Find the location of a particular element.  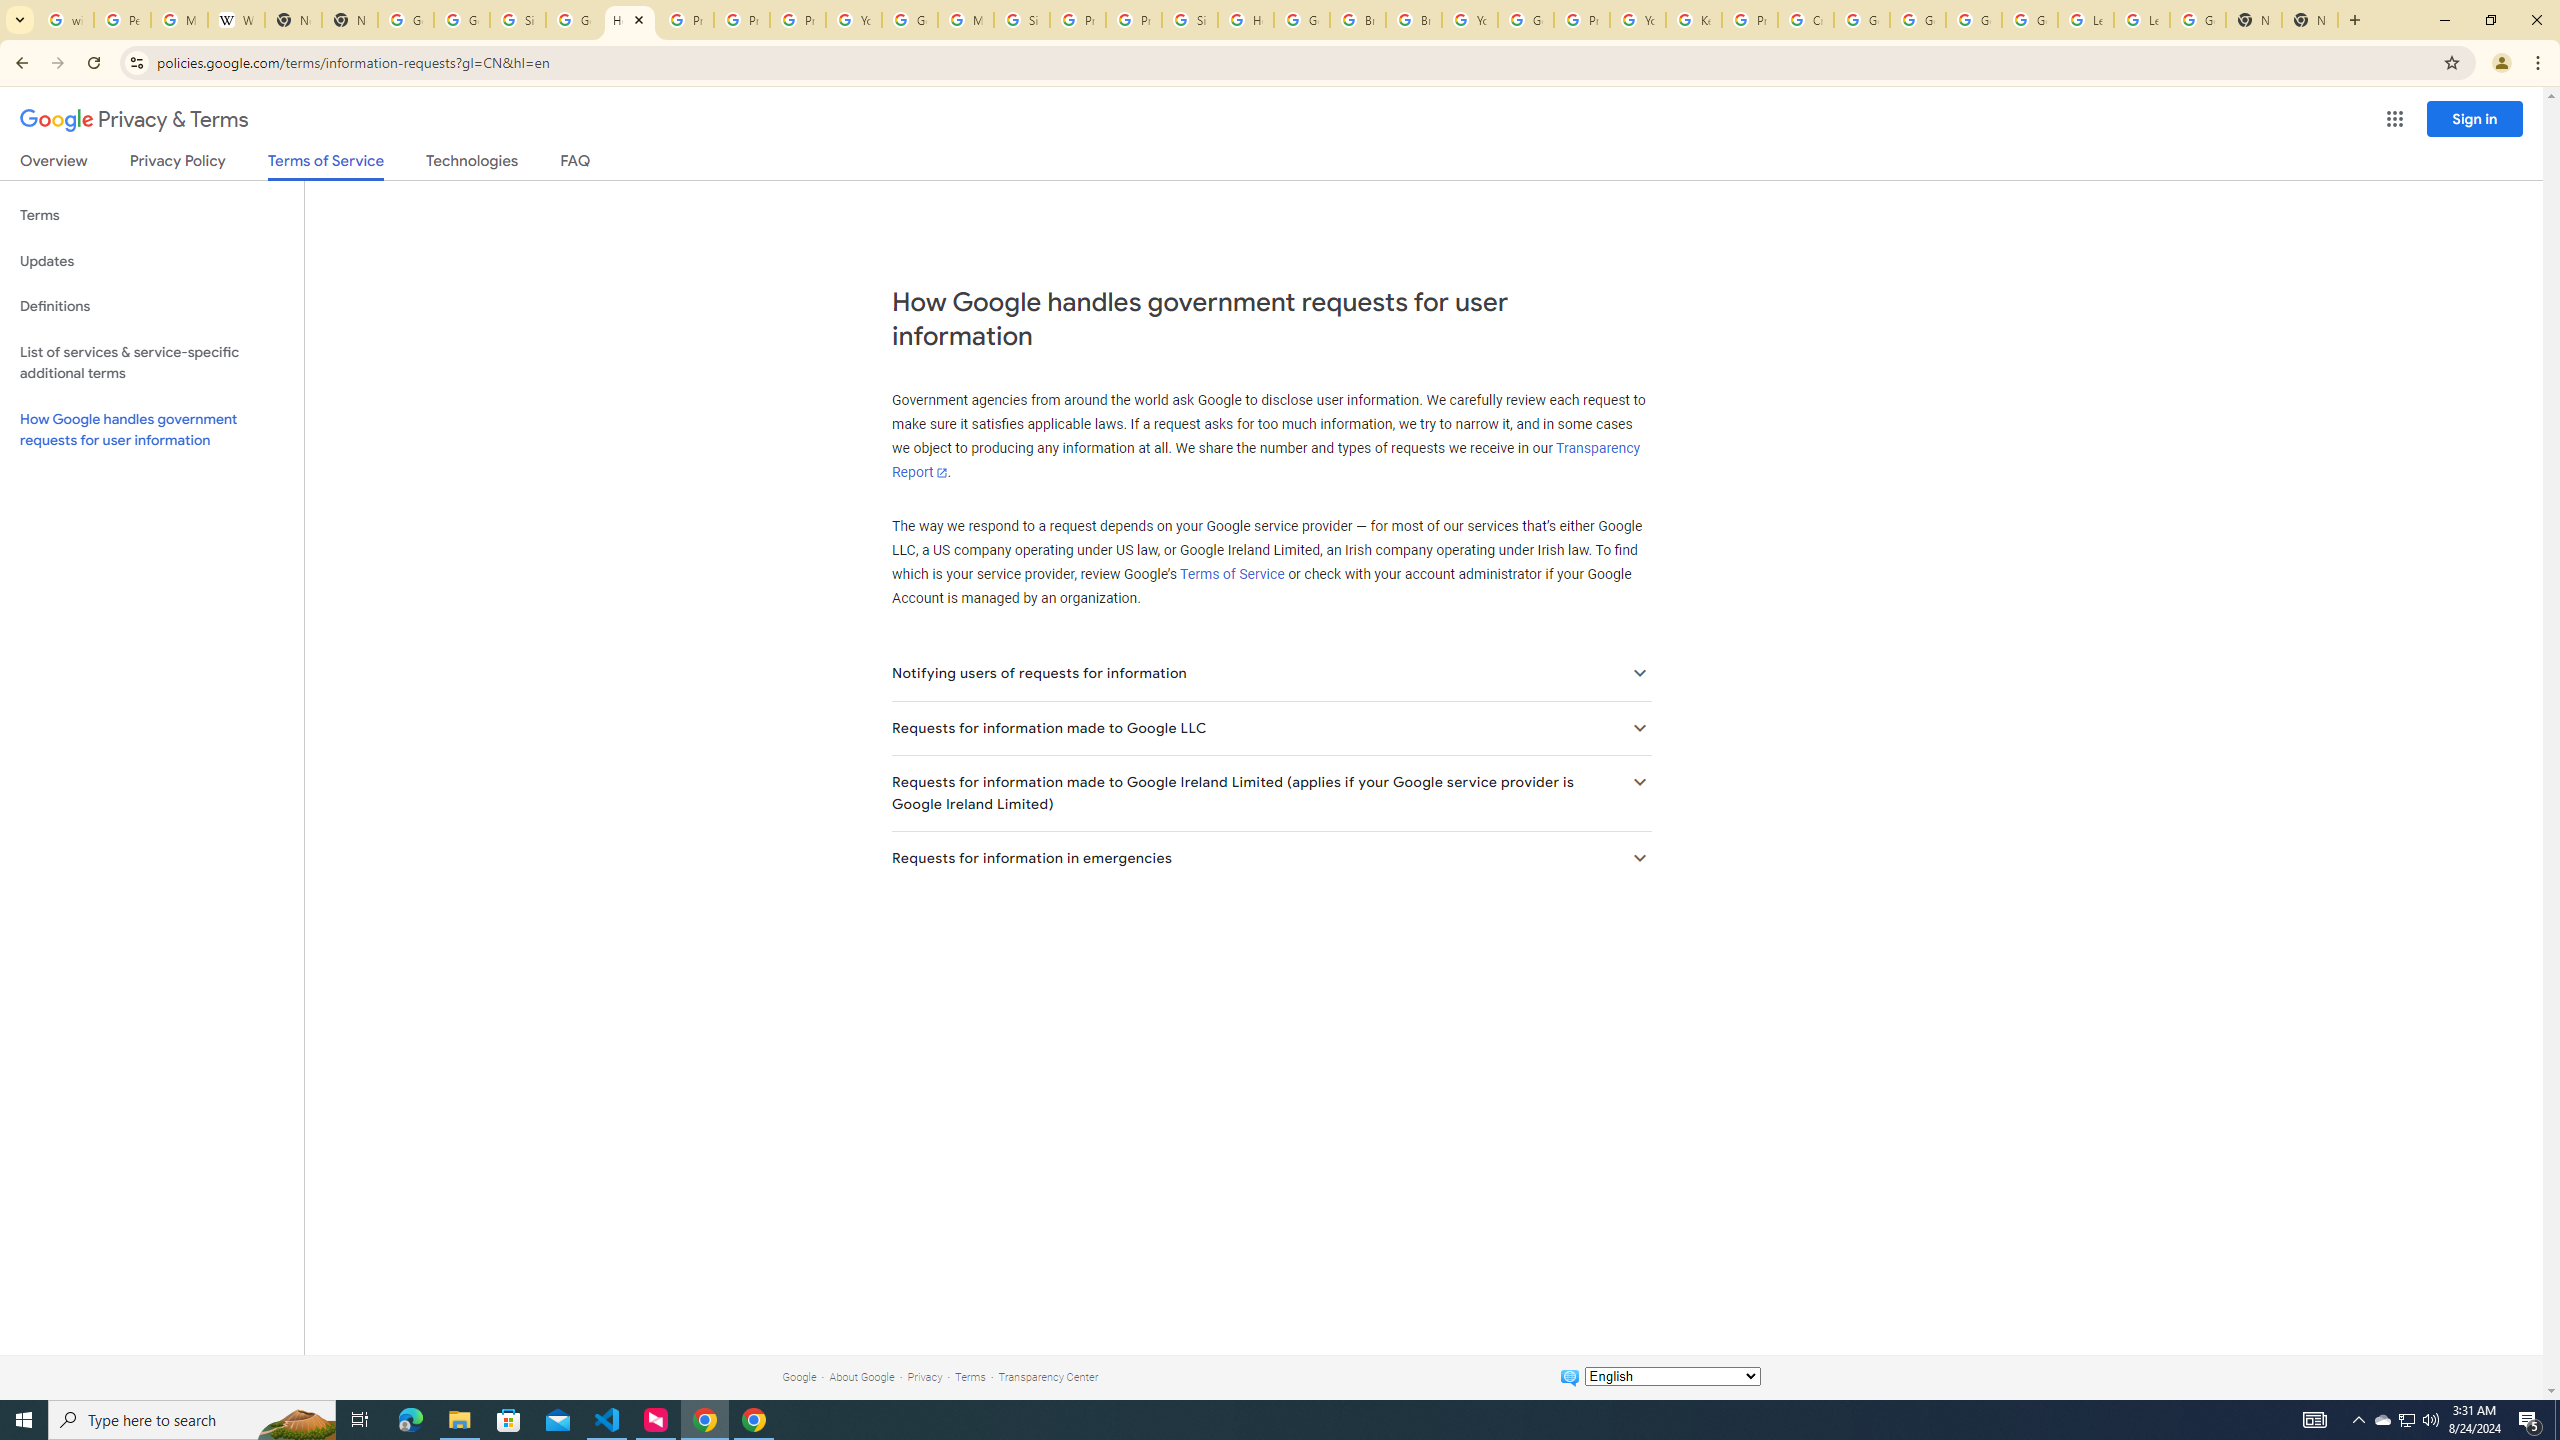

'List of services & service-specific additional terms' is located at coordinates (151, 361).